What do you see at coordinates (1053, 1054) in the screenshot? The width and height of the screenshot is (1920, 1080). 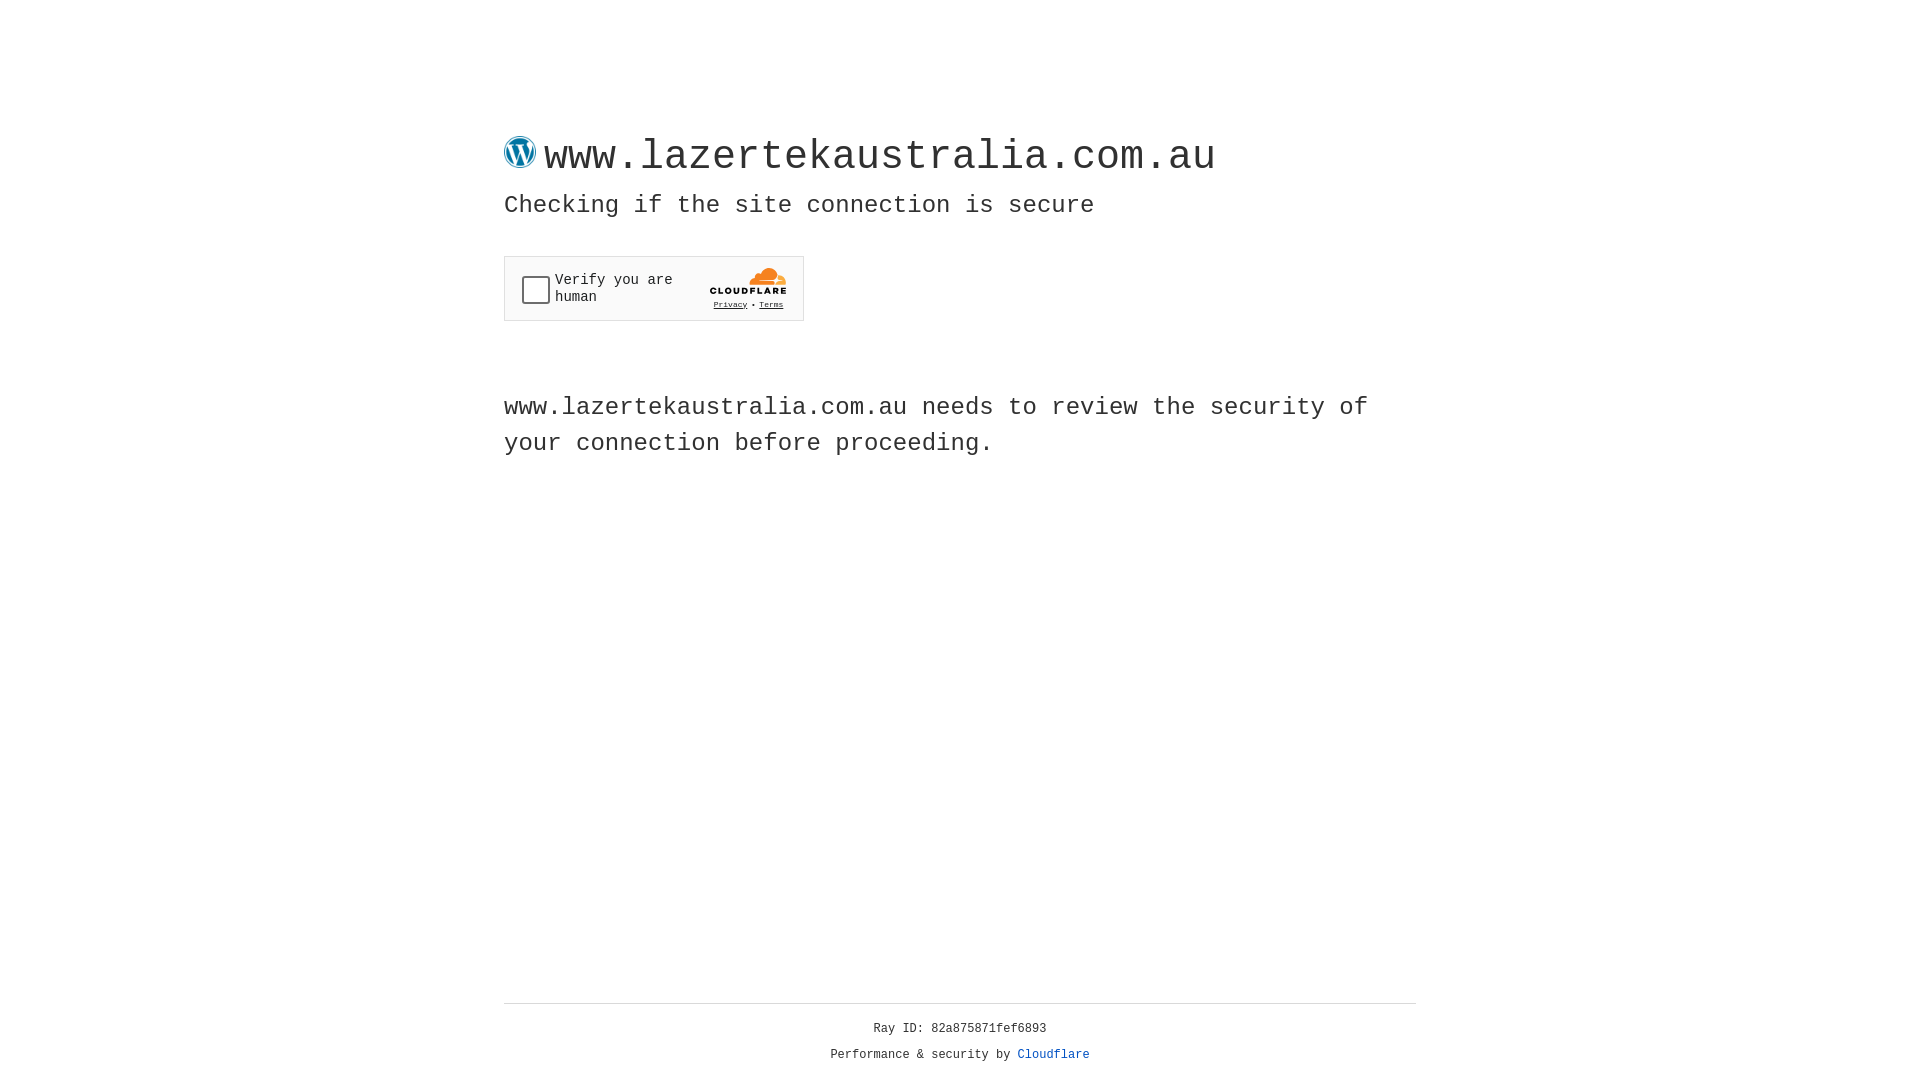 I see `'Cloudflare'` at bounding box center [1053, 1054].